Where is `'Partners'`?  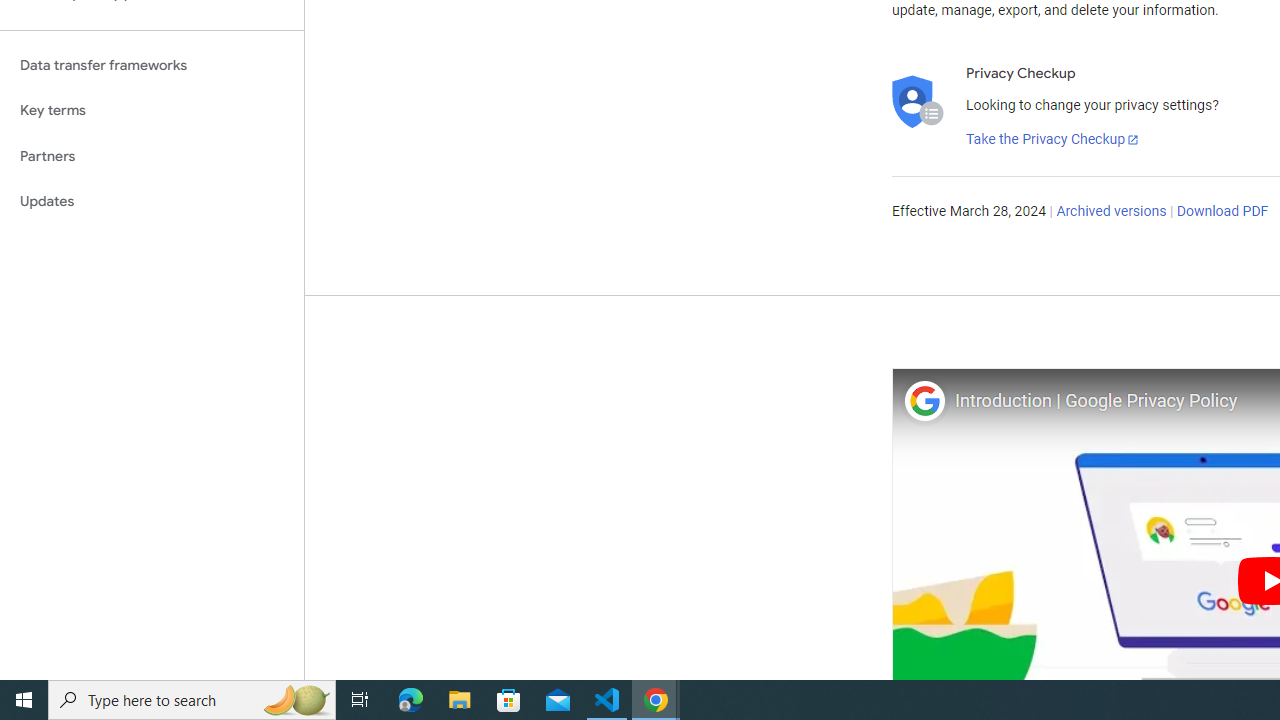
'Partners' is located at coordinates (151, 155).